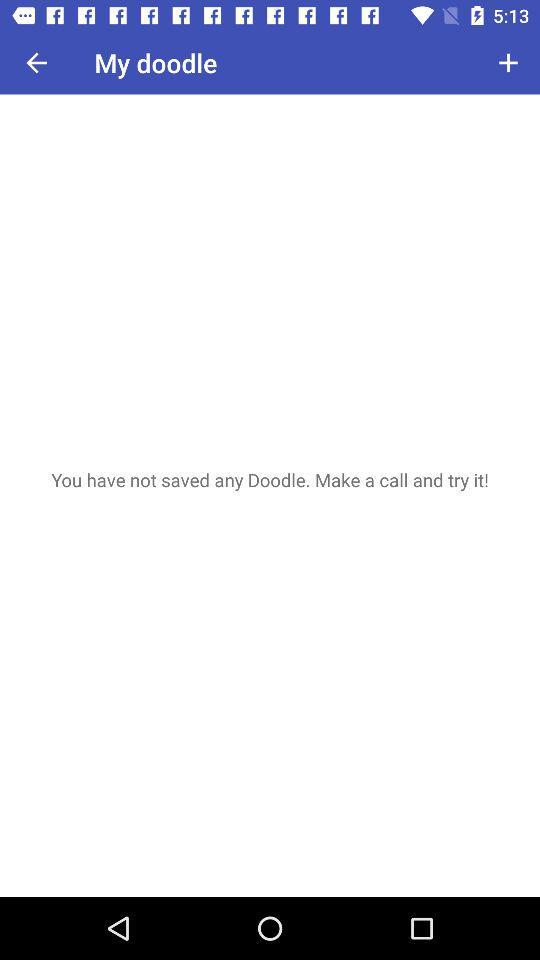 The width and height of the screenshot is (540, 960). I want to click on the icon next to my doodle item, so click(36, 62).